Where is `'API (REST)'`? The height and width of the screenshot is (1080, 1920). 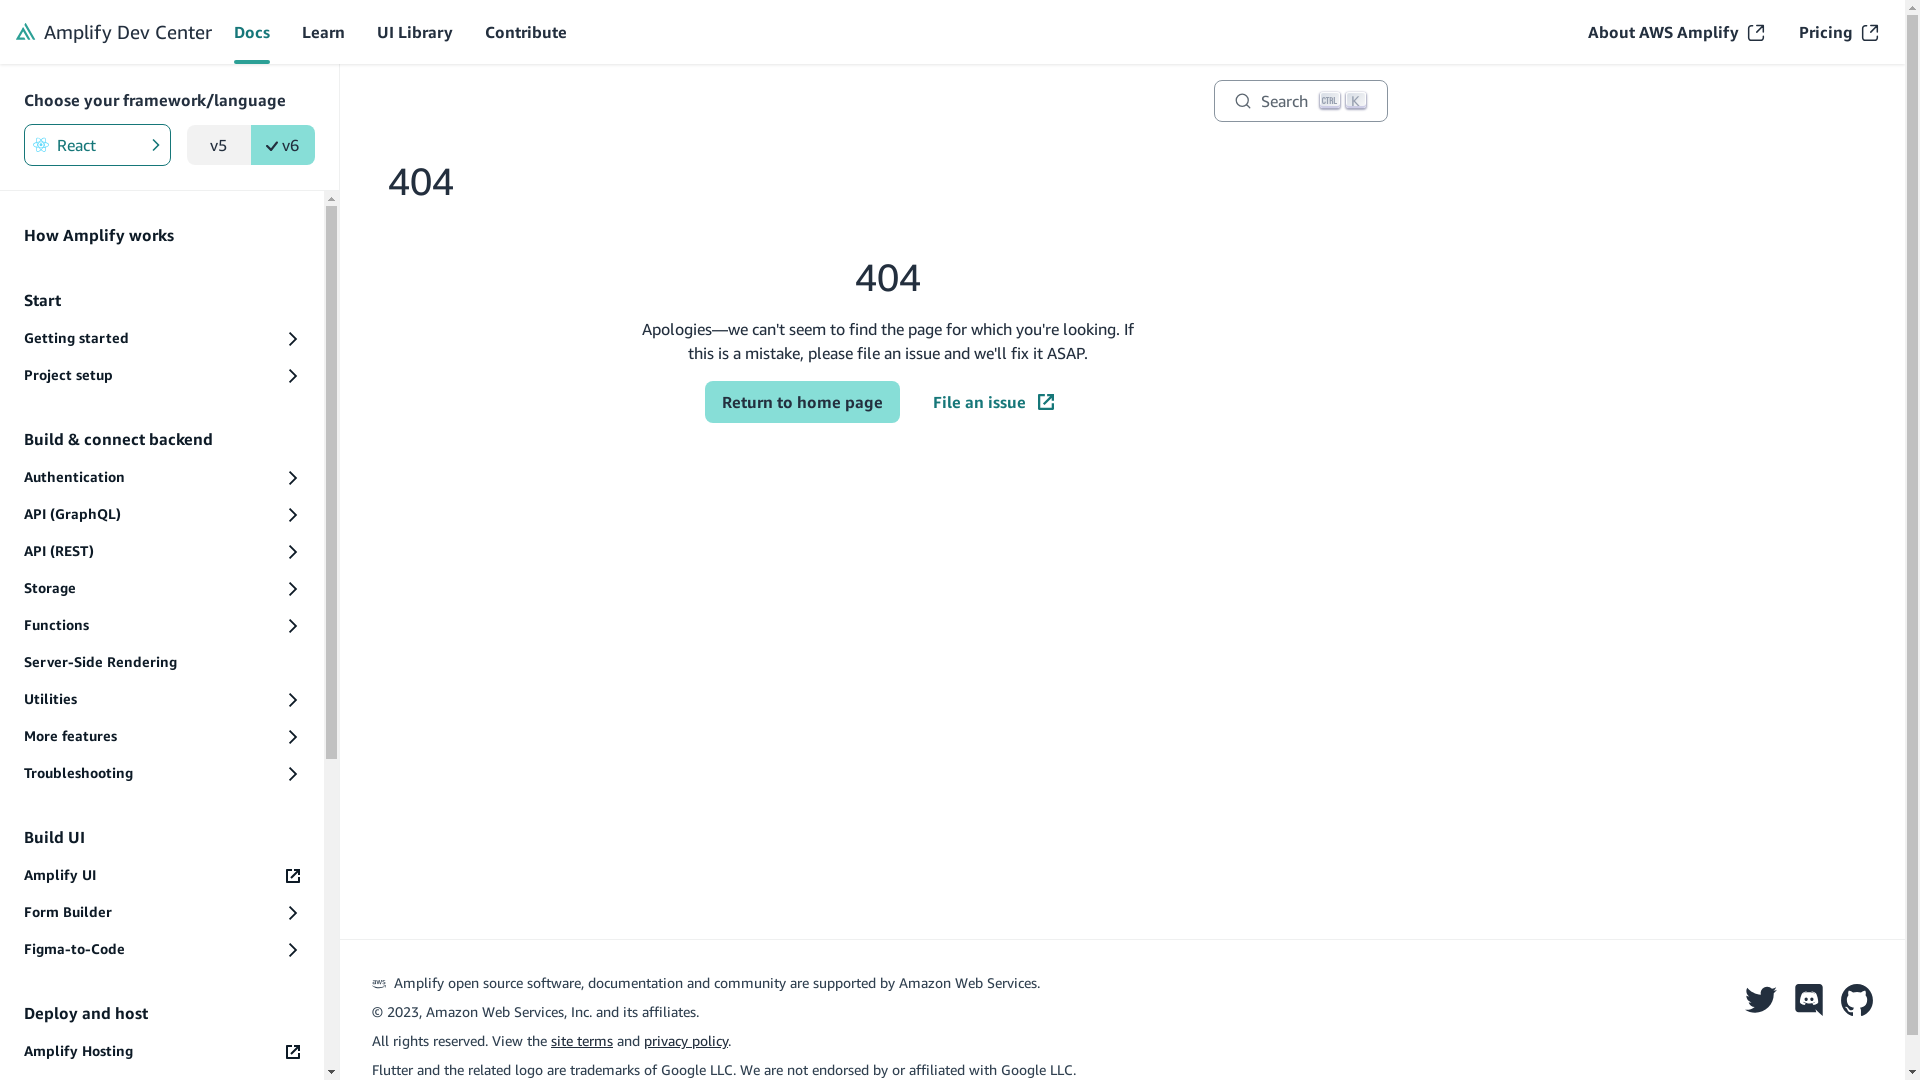 'API (REST)' is located at coordinates (162, 551).